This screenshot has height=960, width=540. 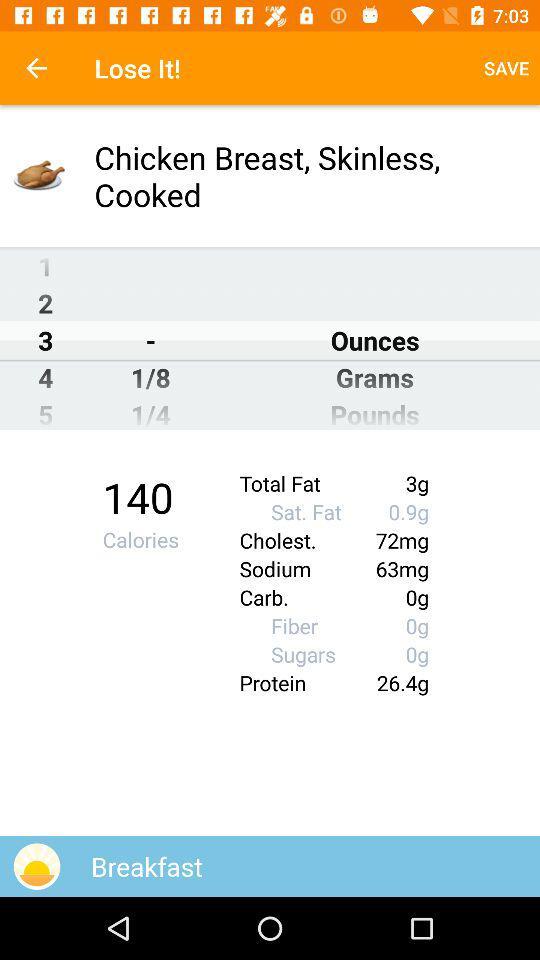 I want to click on item next to the lose it! icon, so click(x=505, y=68).